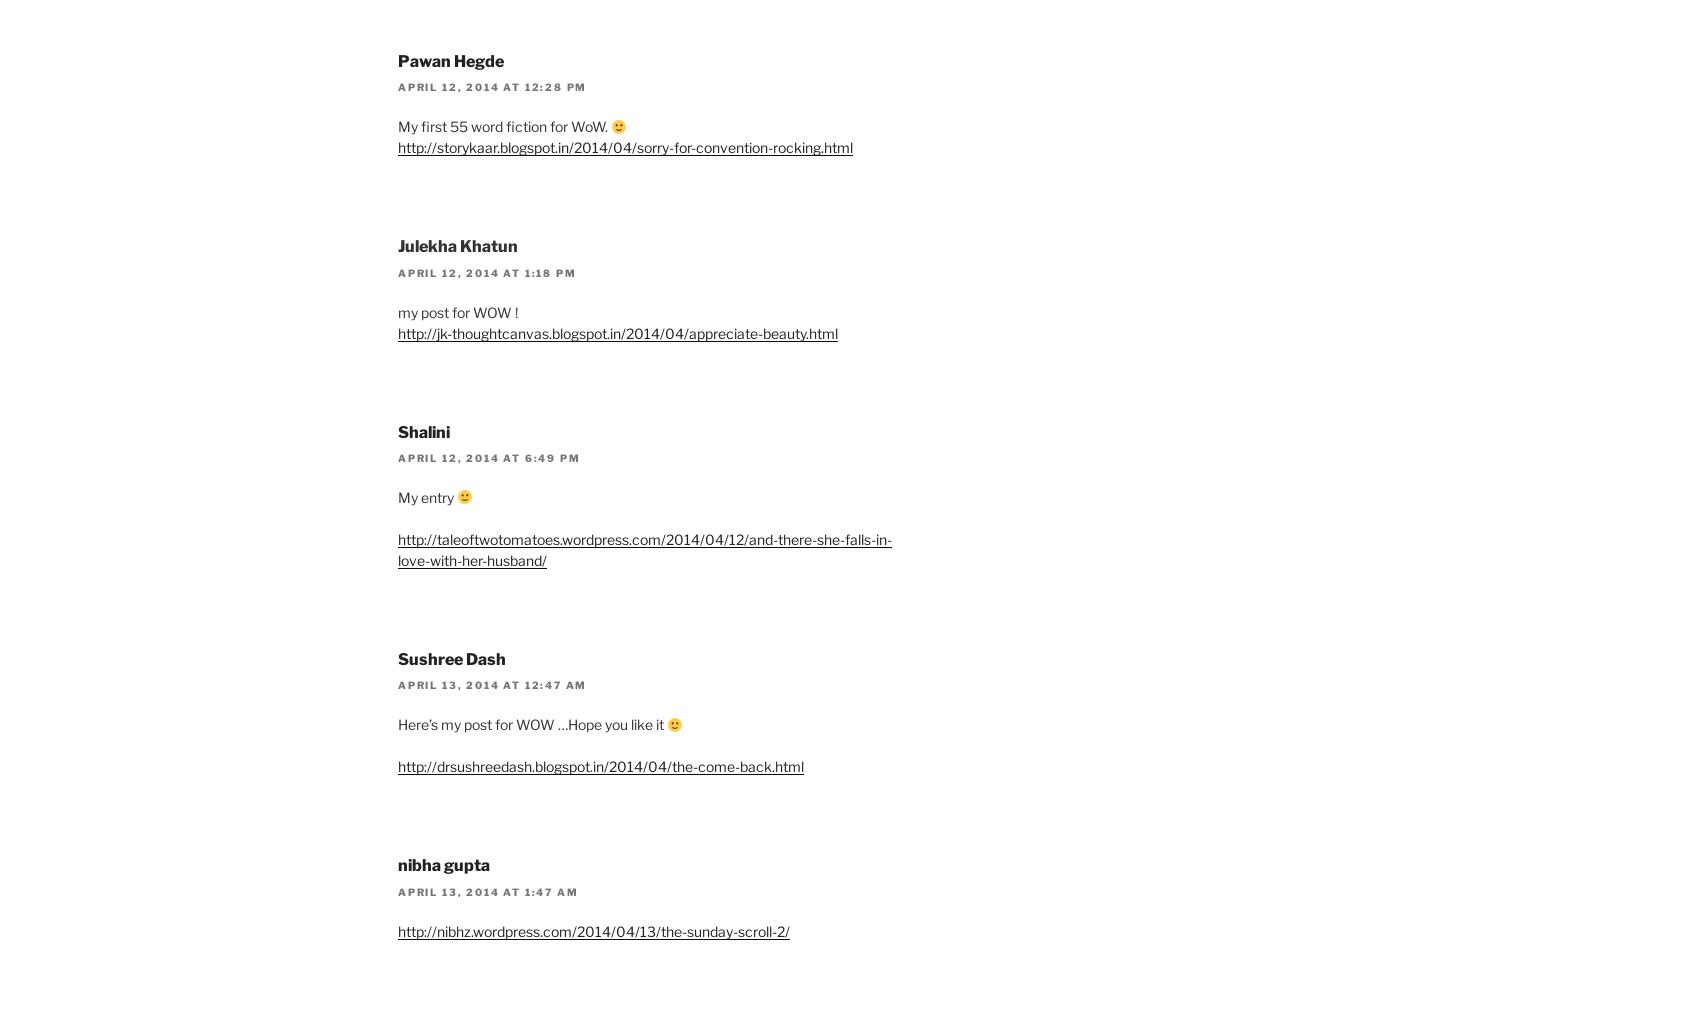 This screenshot has height=1013, width=1700. What do you see at coordinates (444, 864) in the screenshot?
I see `'nibha gupta'` at bounding box center [444, 864].